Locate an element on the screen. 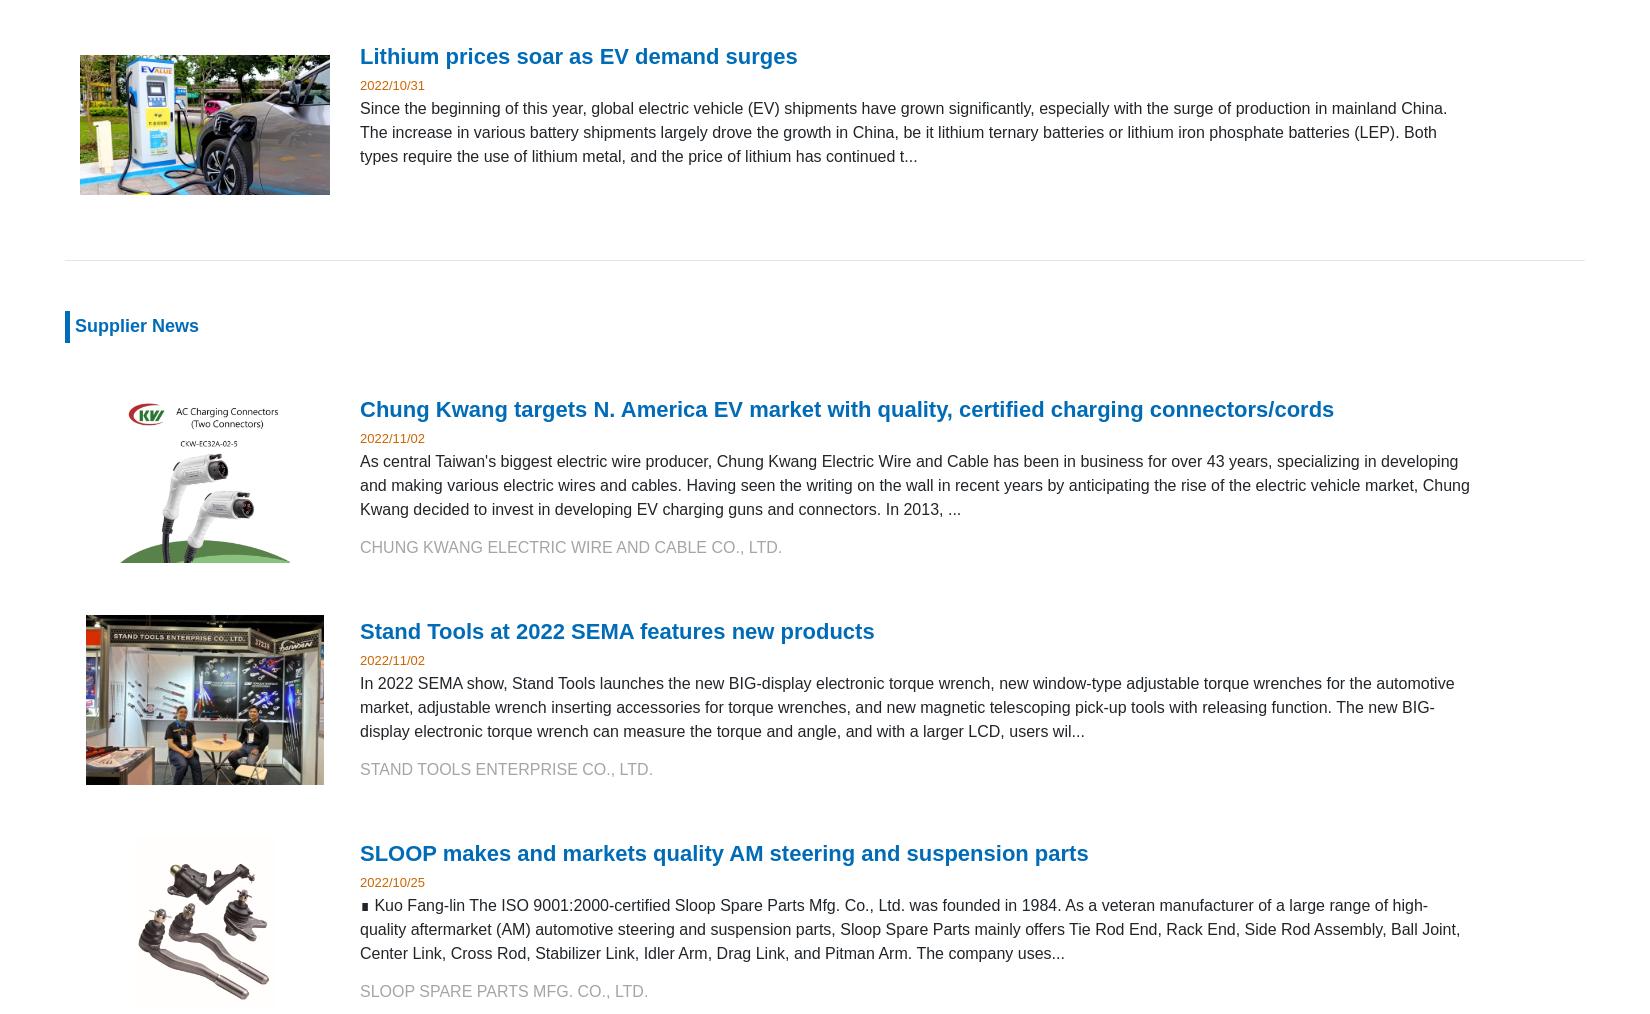 This screenshot has width=1650, height=1014. '2022/10/25' is located at coordinates (392, 880).